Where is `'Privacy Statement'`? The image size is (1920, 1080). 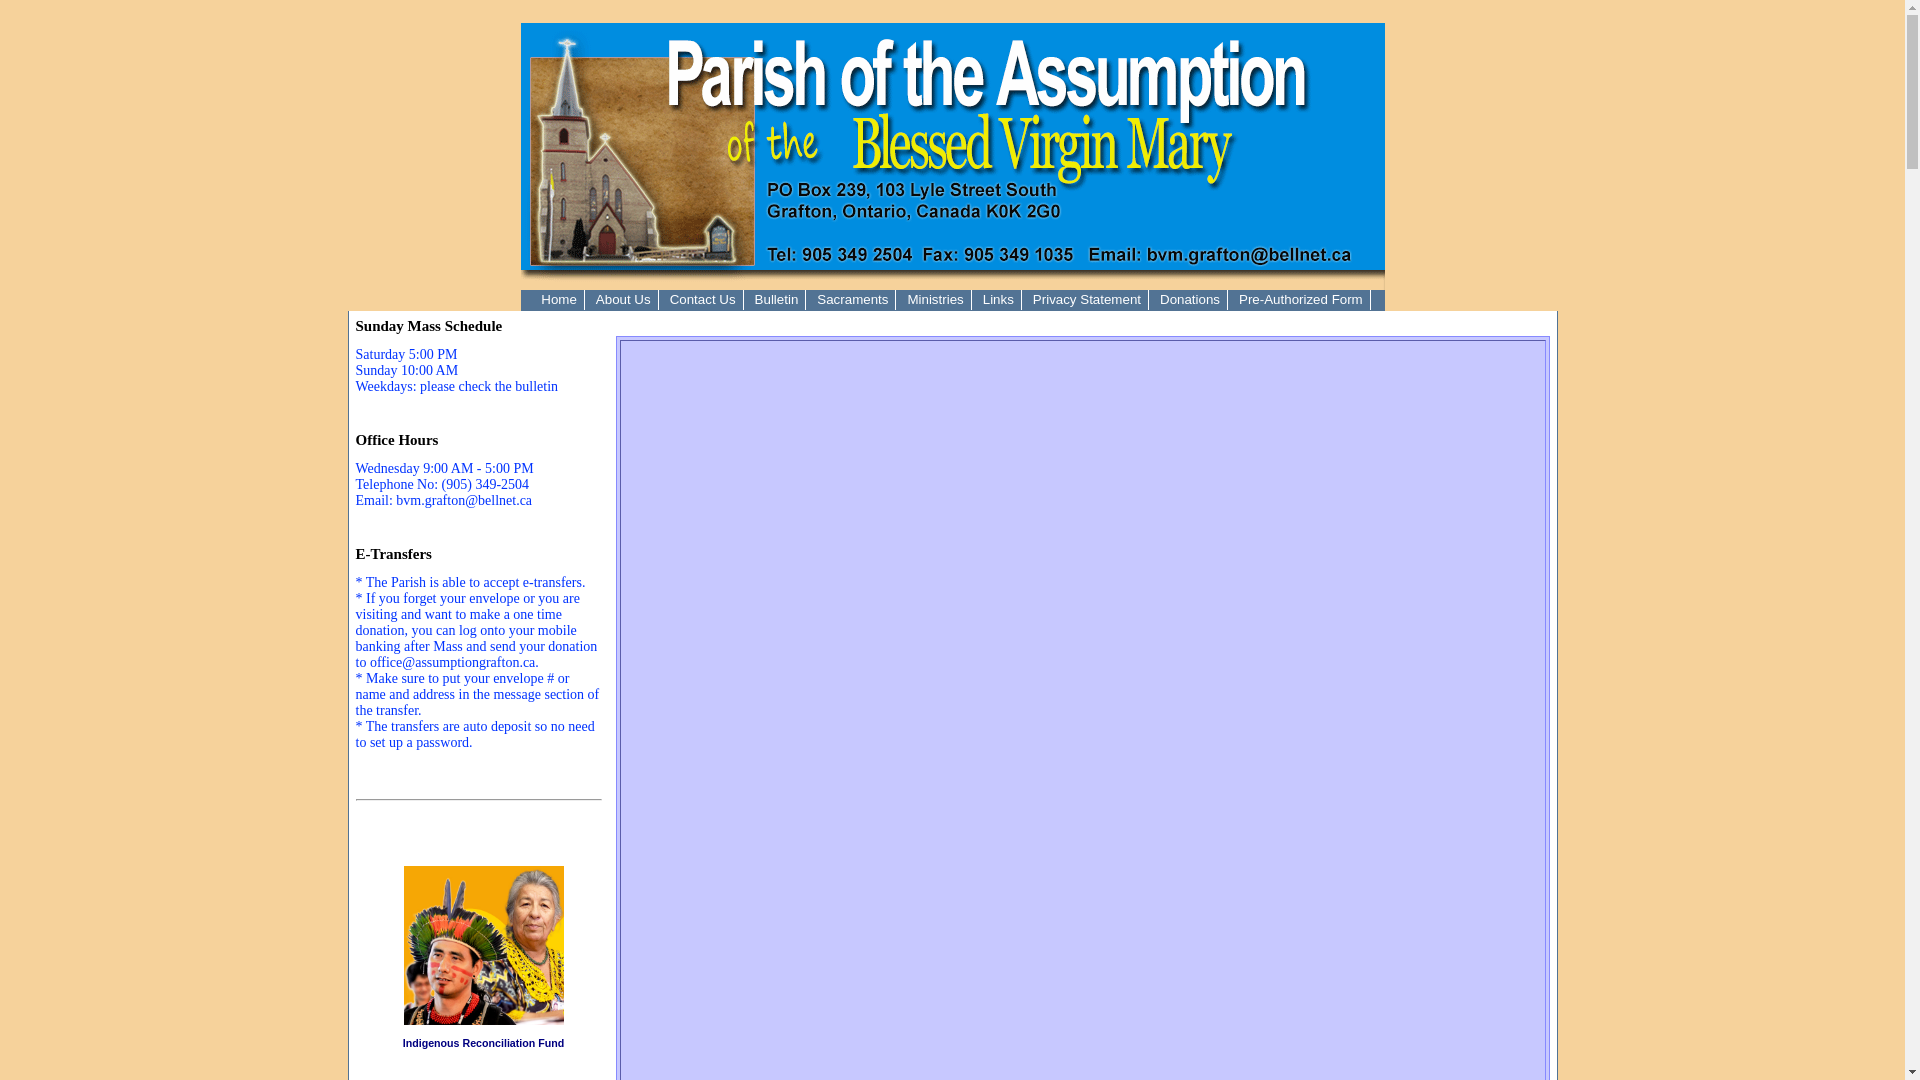
'Privacy Statement' is located at coordinates (1086, 299).